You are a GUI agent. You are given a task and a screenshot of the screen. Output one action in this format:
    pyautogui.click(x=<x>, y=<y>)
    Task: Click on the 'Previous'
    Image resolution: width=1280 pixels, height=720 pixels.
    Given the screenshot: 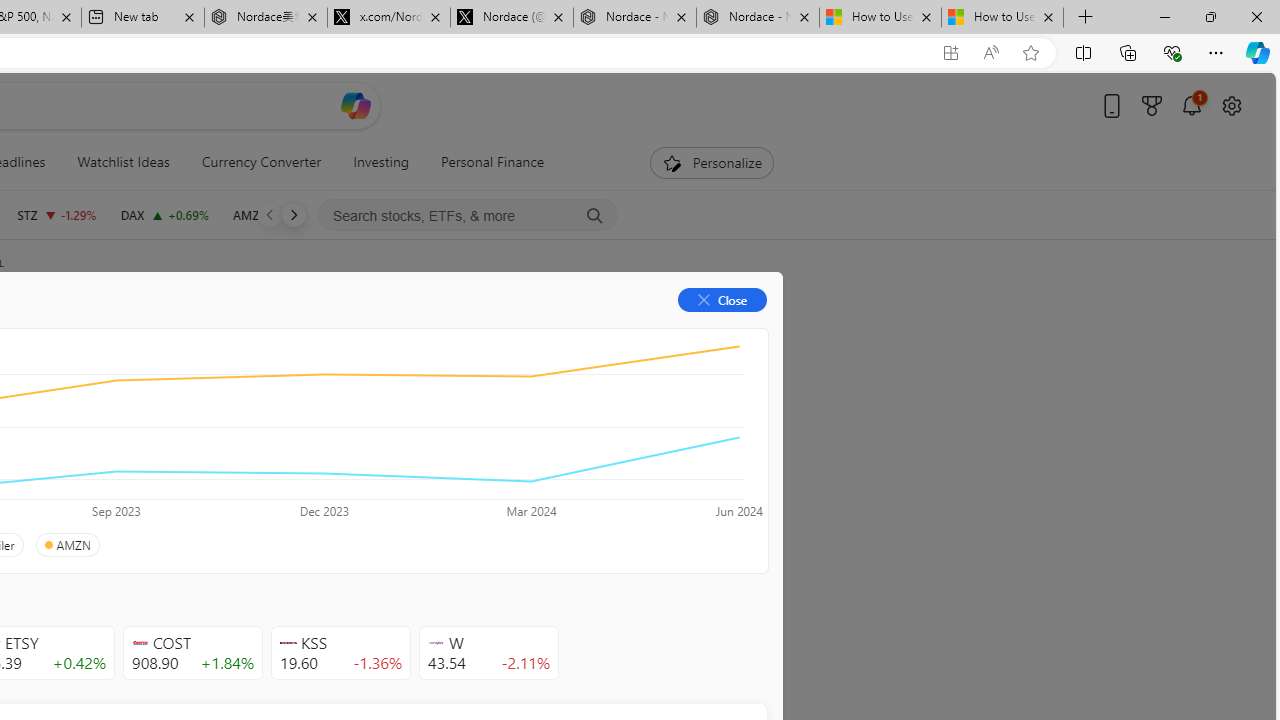 What is the action you would take?
    pyautogui.click(x=269, y=214)
    